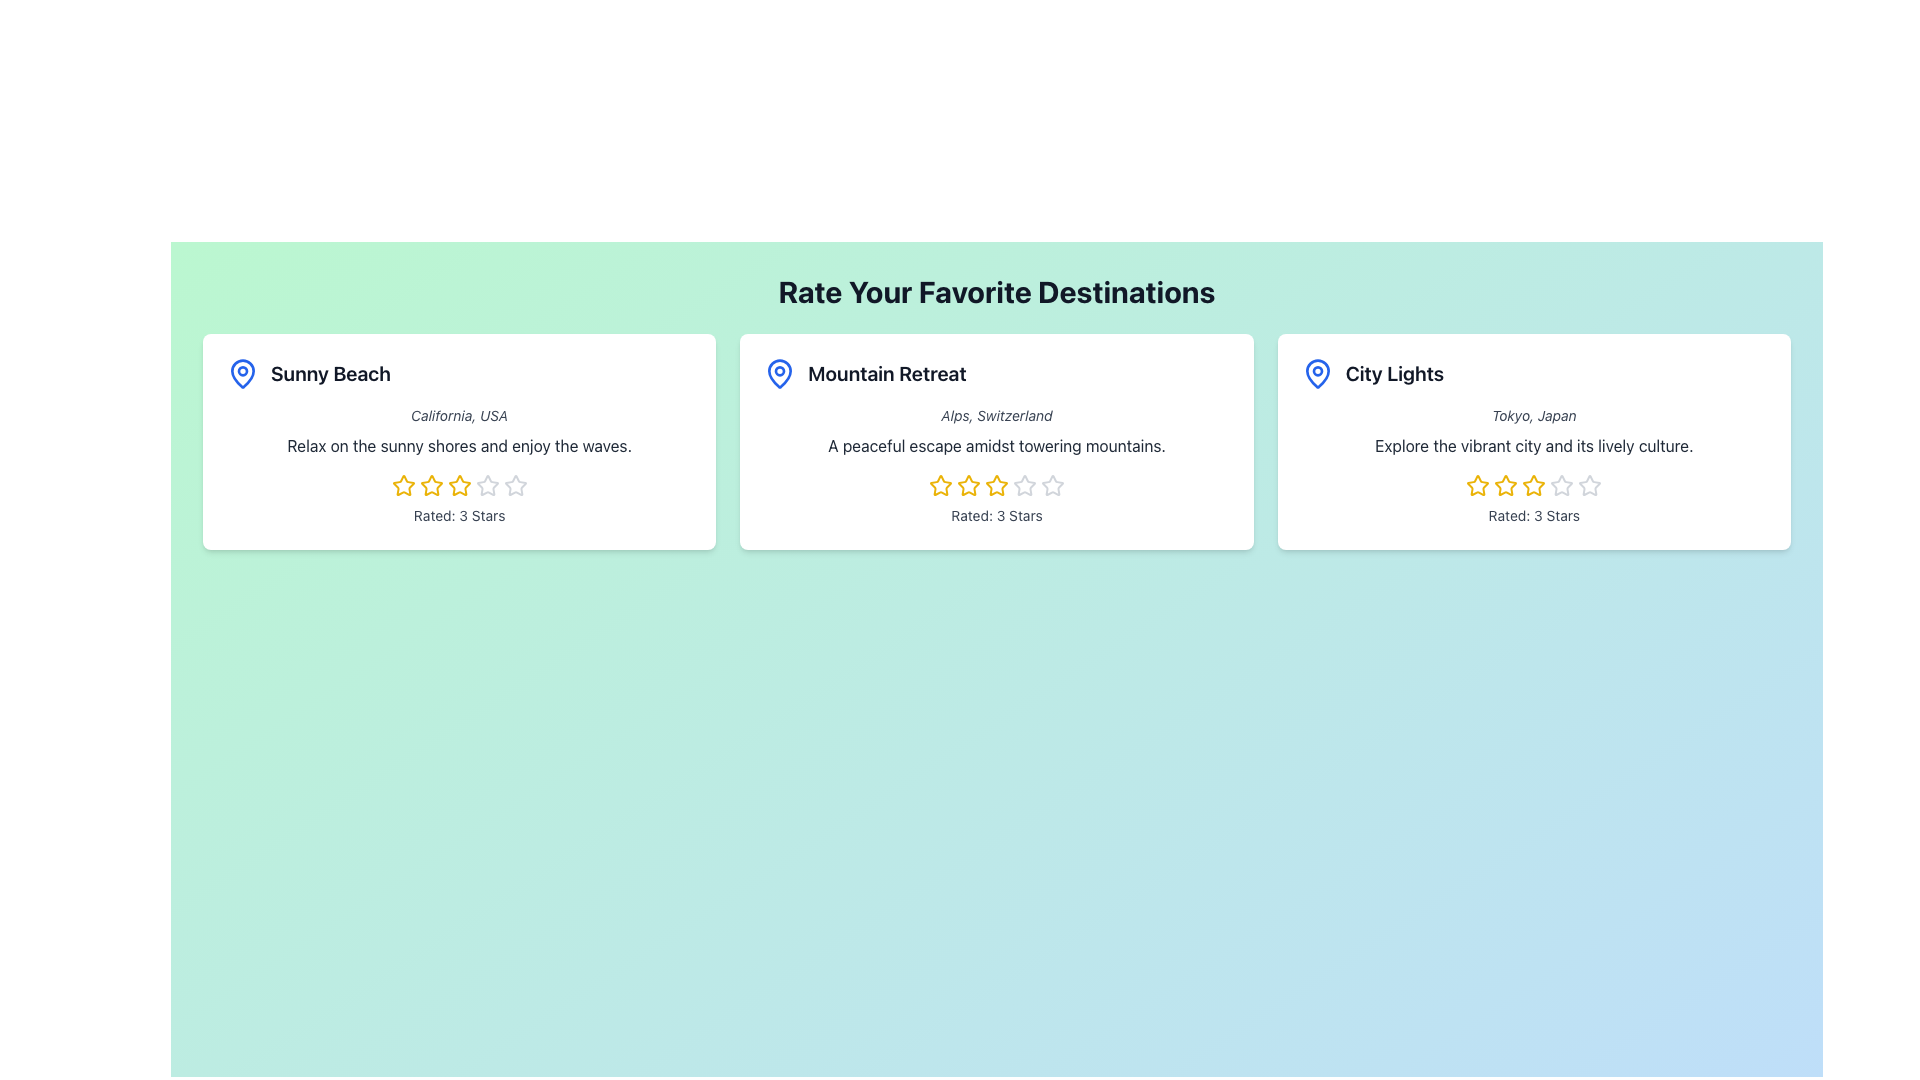 The image size is (1920, 1080). I want to click on the blue pin icon located at the upper-left corner of the 'Mountain Retreat' card in the navigation interface, so click(779, 374).